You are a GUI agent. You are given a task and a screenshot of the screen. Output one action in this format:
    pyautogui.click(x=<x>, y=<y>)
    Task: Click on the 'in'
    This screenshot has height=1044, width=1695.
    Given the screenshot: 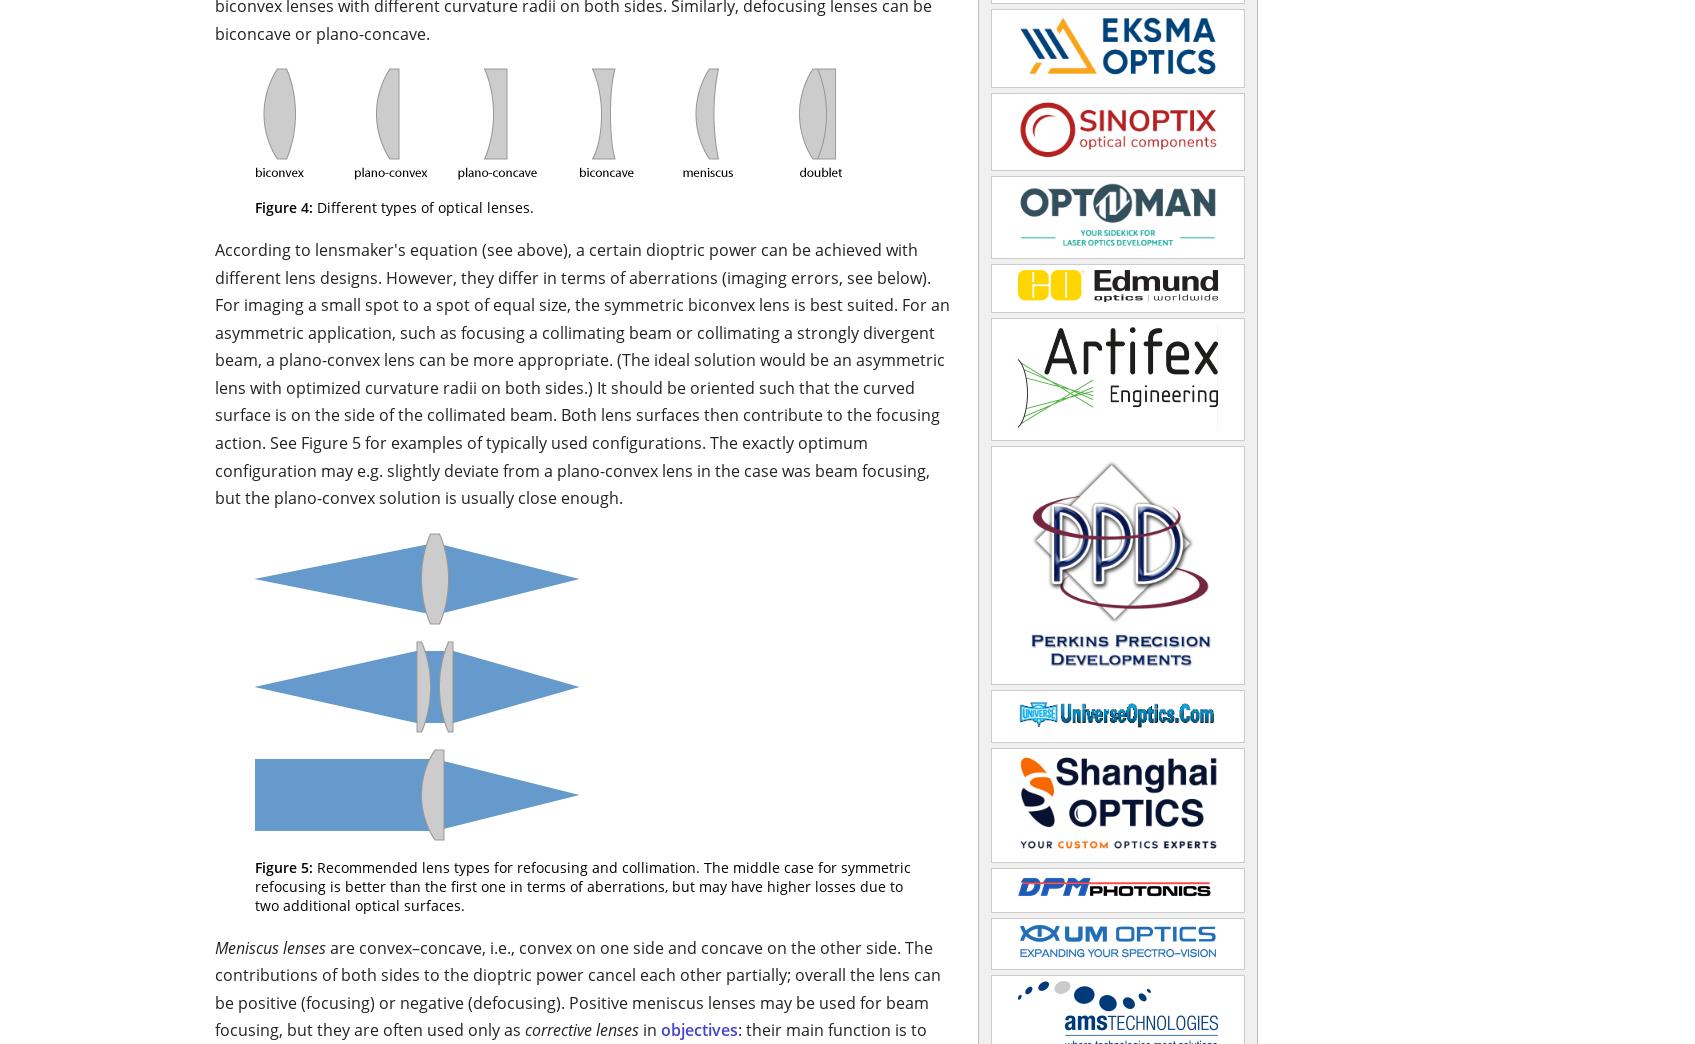 What is the action you would take?
    pyautogui.click(x=649, y=1030)
    